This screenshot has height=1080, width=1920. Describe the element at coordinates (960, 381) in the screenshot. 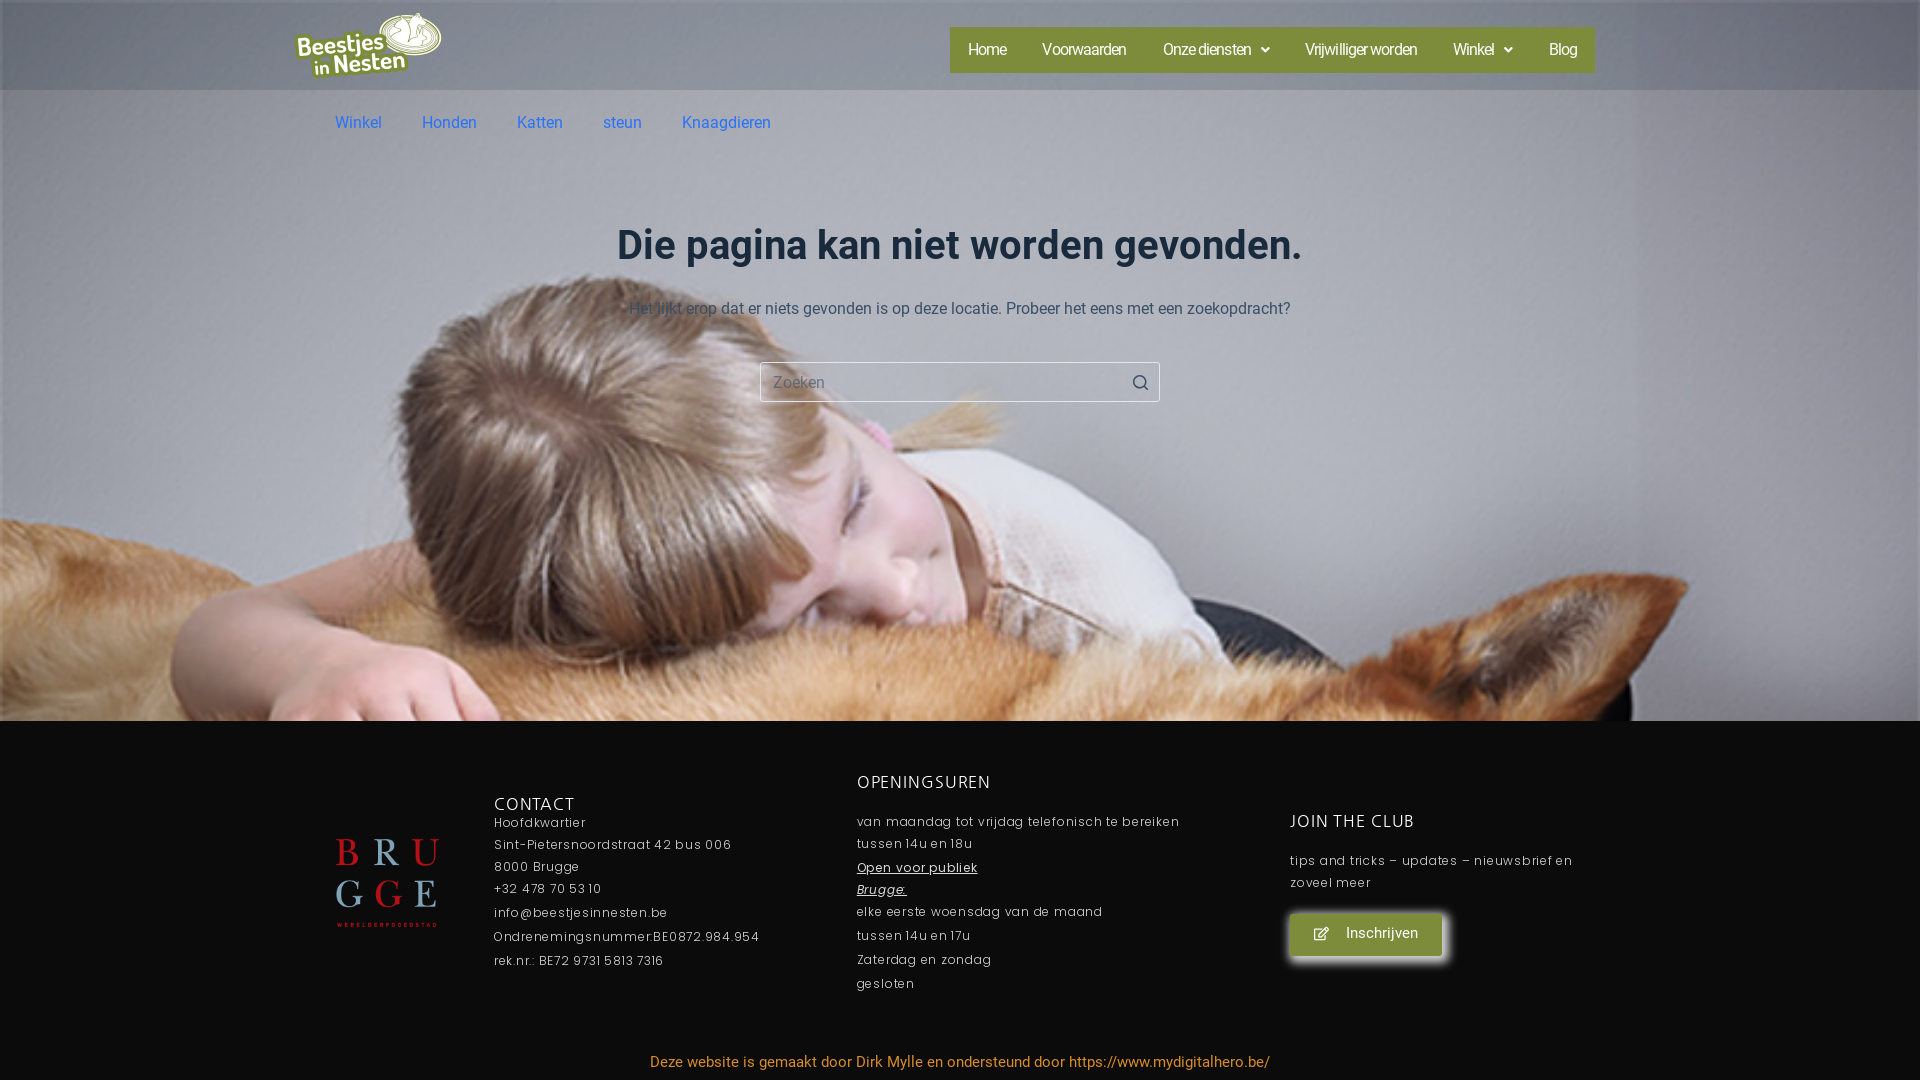

I see `'Zoek naar...'` at that location.